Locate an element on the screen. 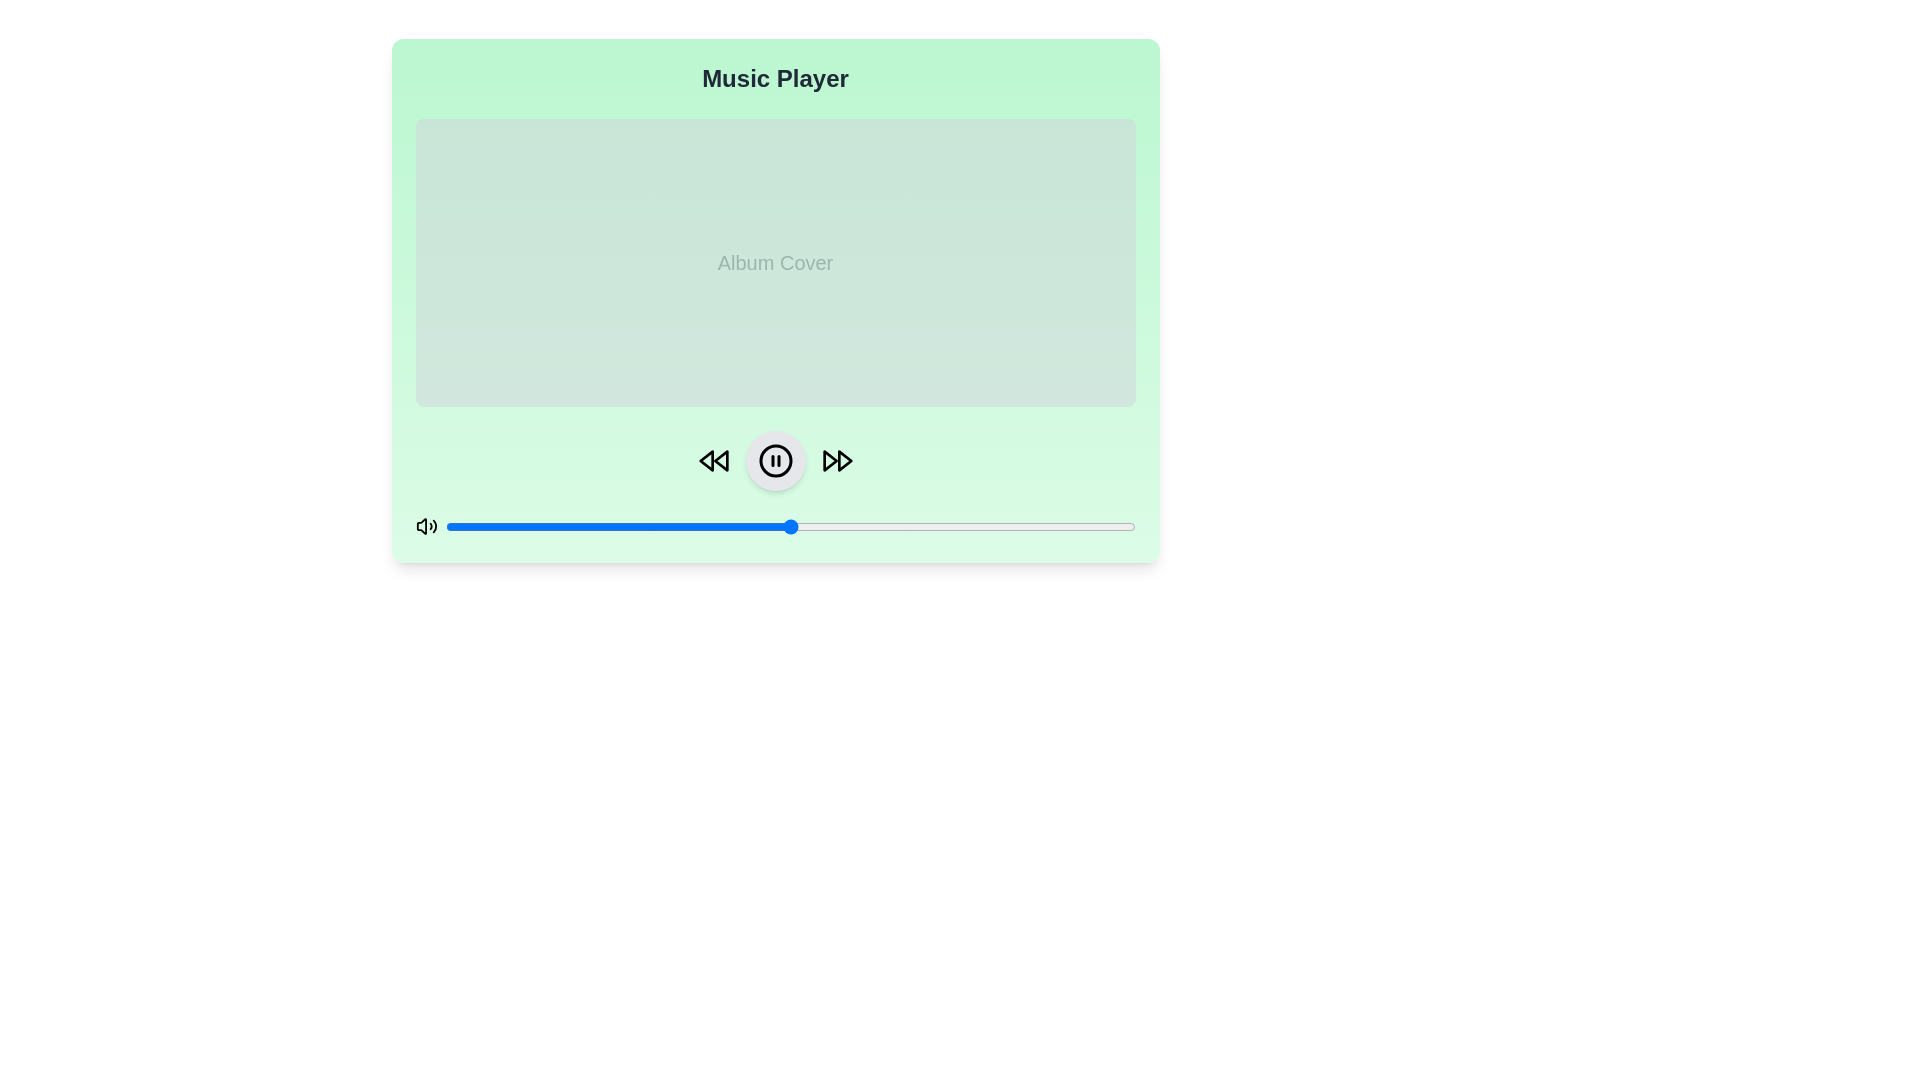 This screenshot has height=1080, width=1920. the circular pause button with a gray background and black border in the music player interface, which is centrally positioned between the rewind and fast-forward buttons is located at coordinates (774, 461).